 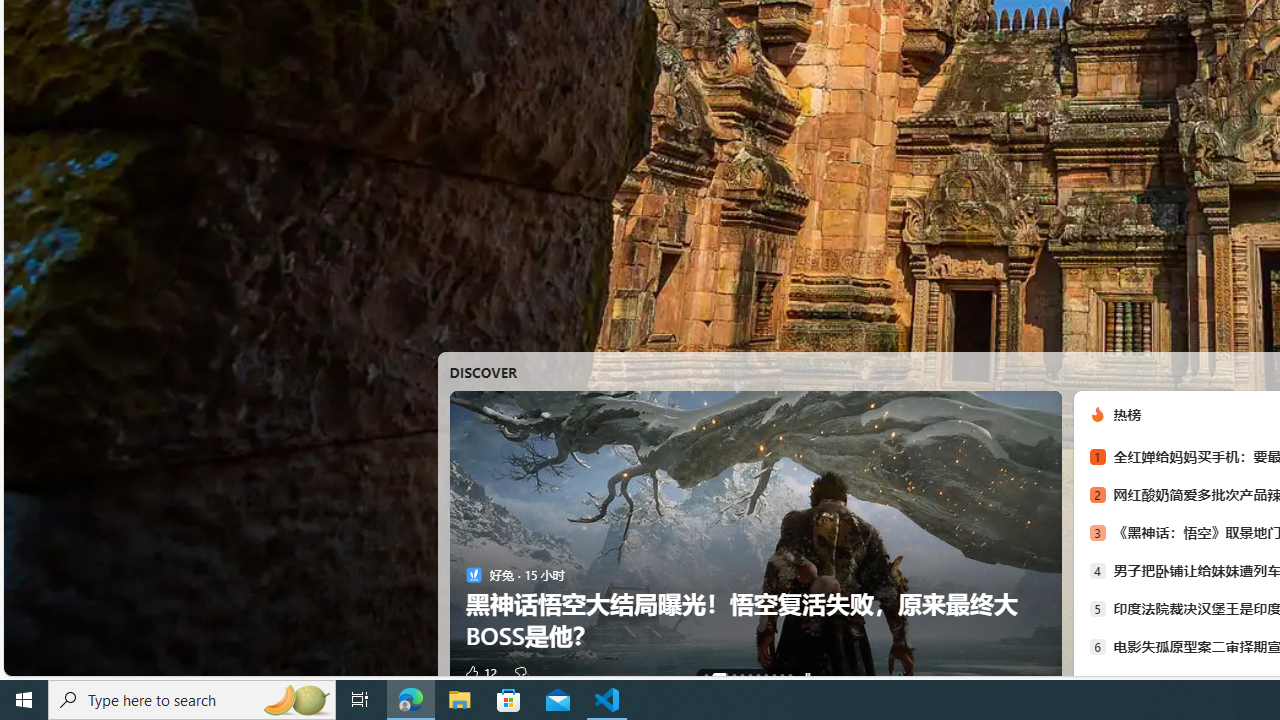 I want to click on 'AutomationID: tab-0', so click(x=705, y=675).